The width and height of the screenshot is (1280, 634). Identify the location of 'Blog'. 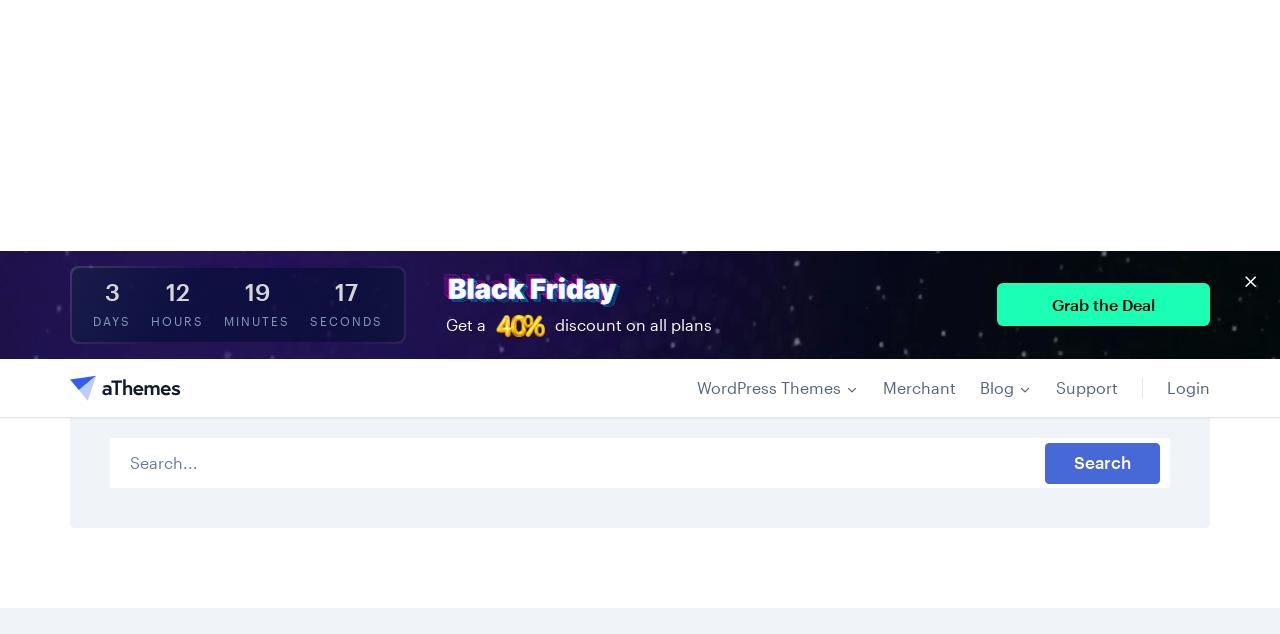
(979, 136).